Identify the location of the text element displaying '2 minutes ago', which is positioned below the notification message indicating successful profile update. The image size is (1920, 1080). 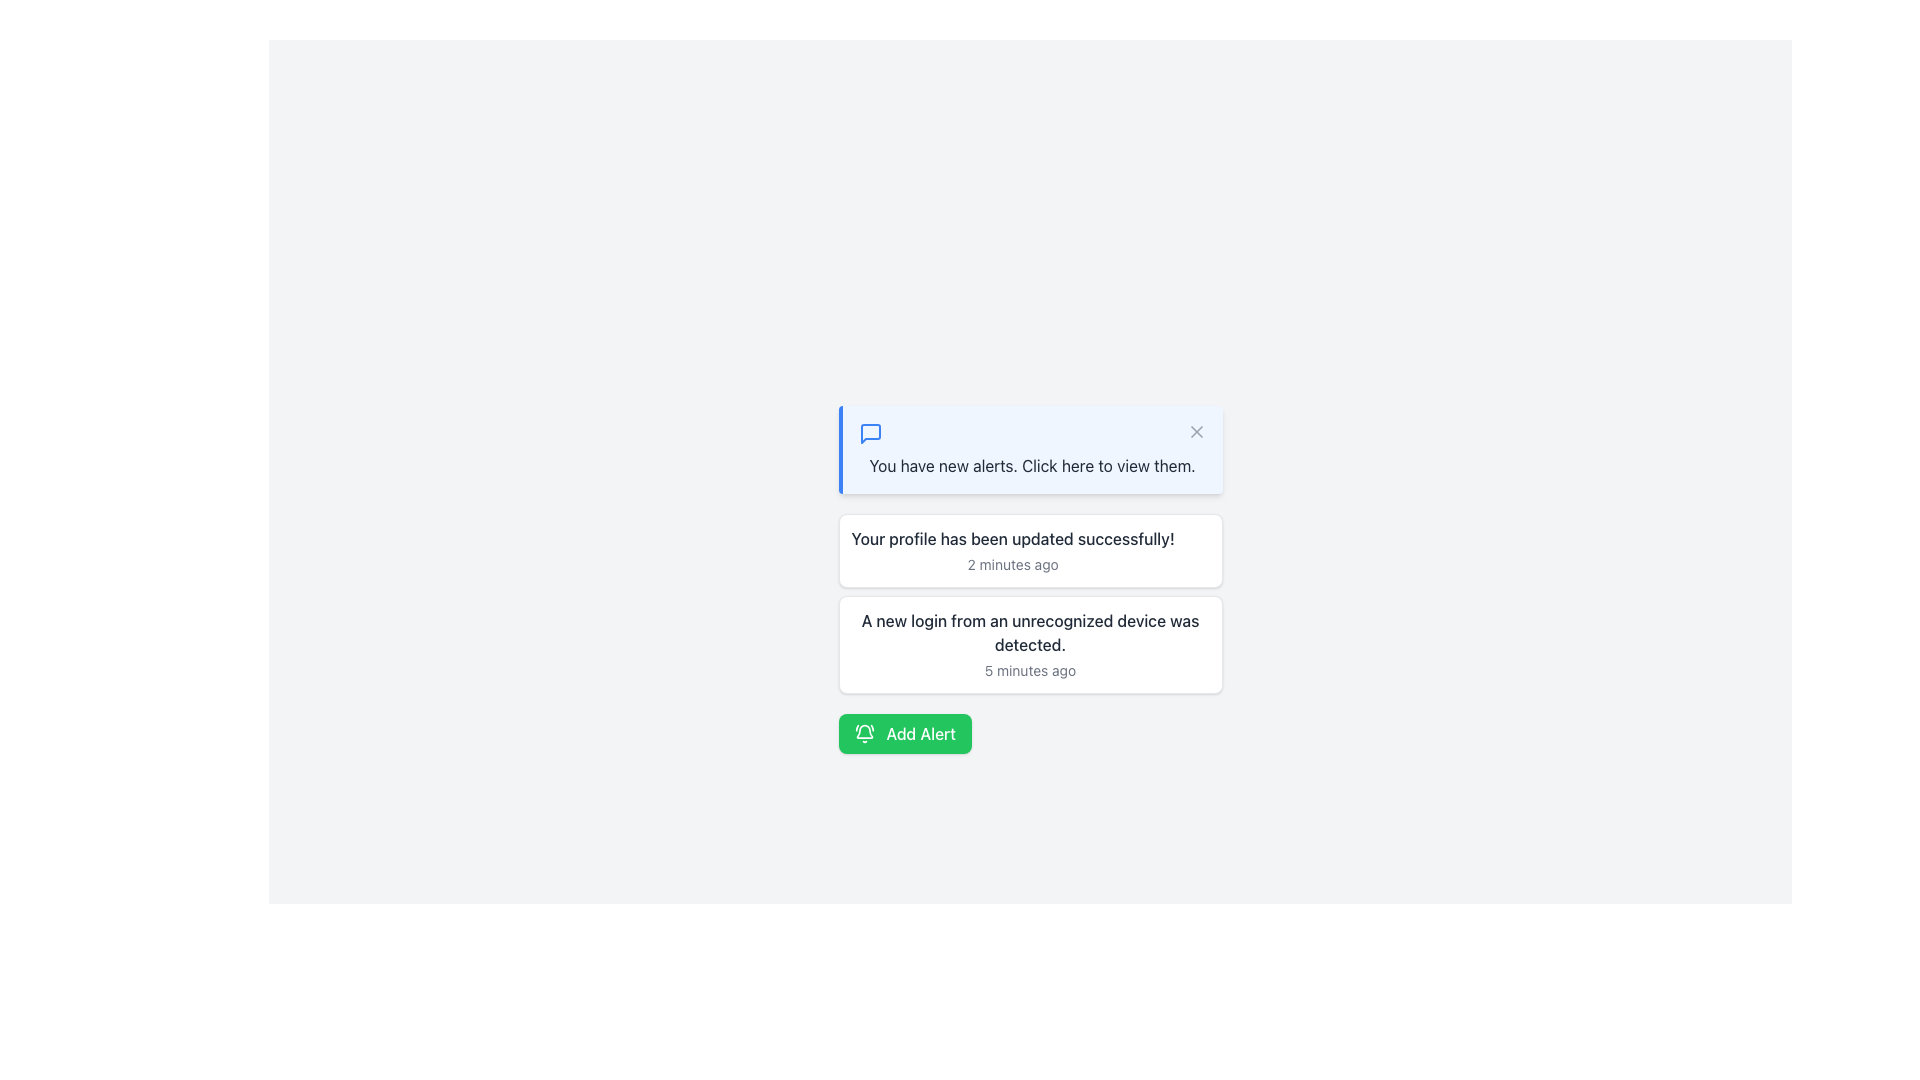
(1013, 564).